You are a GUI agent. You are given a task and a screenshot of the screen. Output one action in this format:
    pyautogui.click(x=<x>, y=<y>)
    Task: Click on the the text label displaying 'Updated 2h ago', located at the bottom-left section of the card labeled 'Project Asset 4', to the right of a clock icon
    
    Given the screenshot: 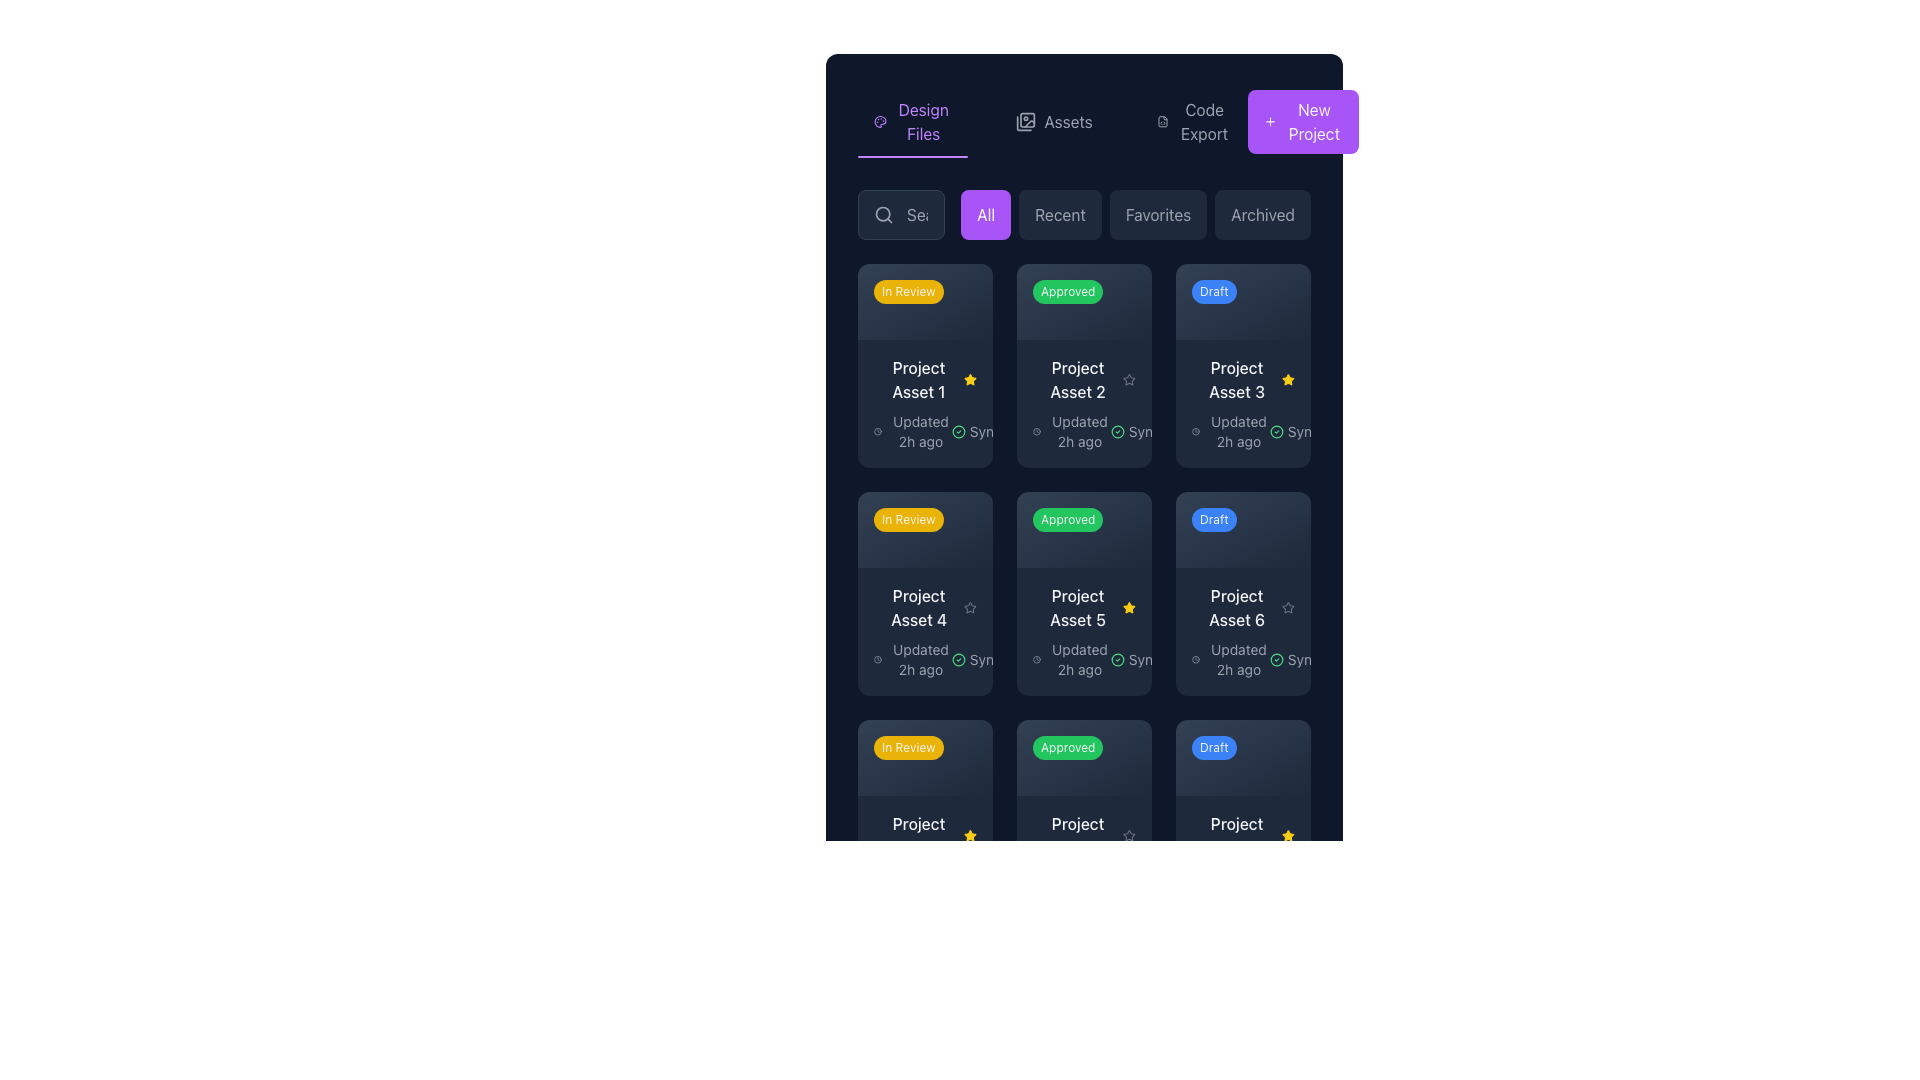 What is the action you would take?
    pyautogui.click(x=920, y=659)
    